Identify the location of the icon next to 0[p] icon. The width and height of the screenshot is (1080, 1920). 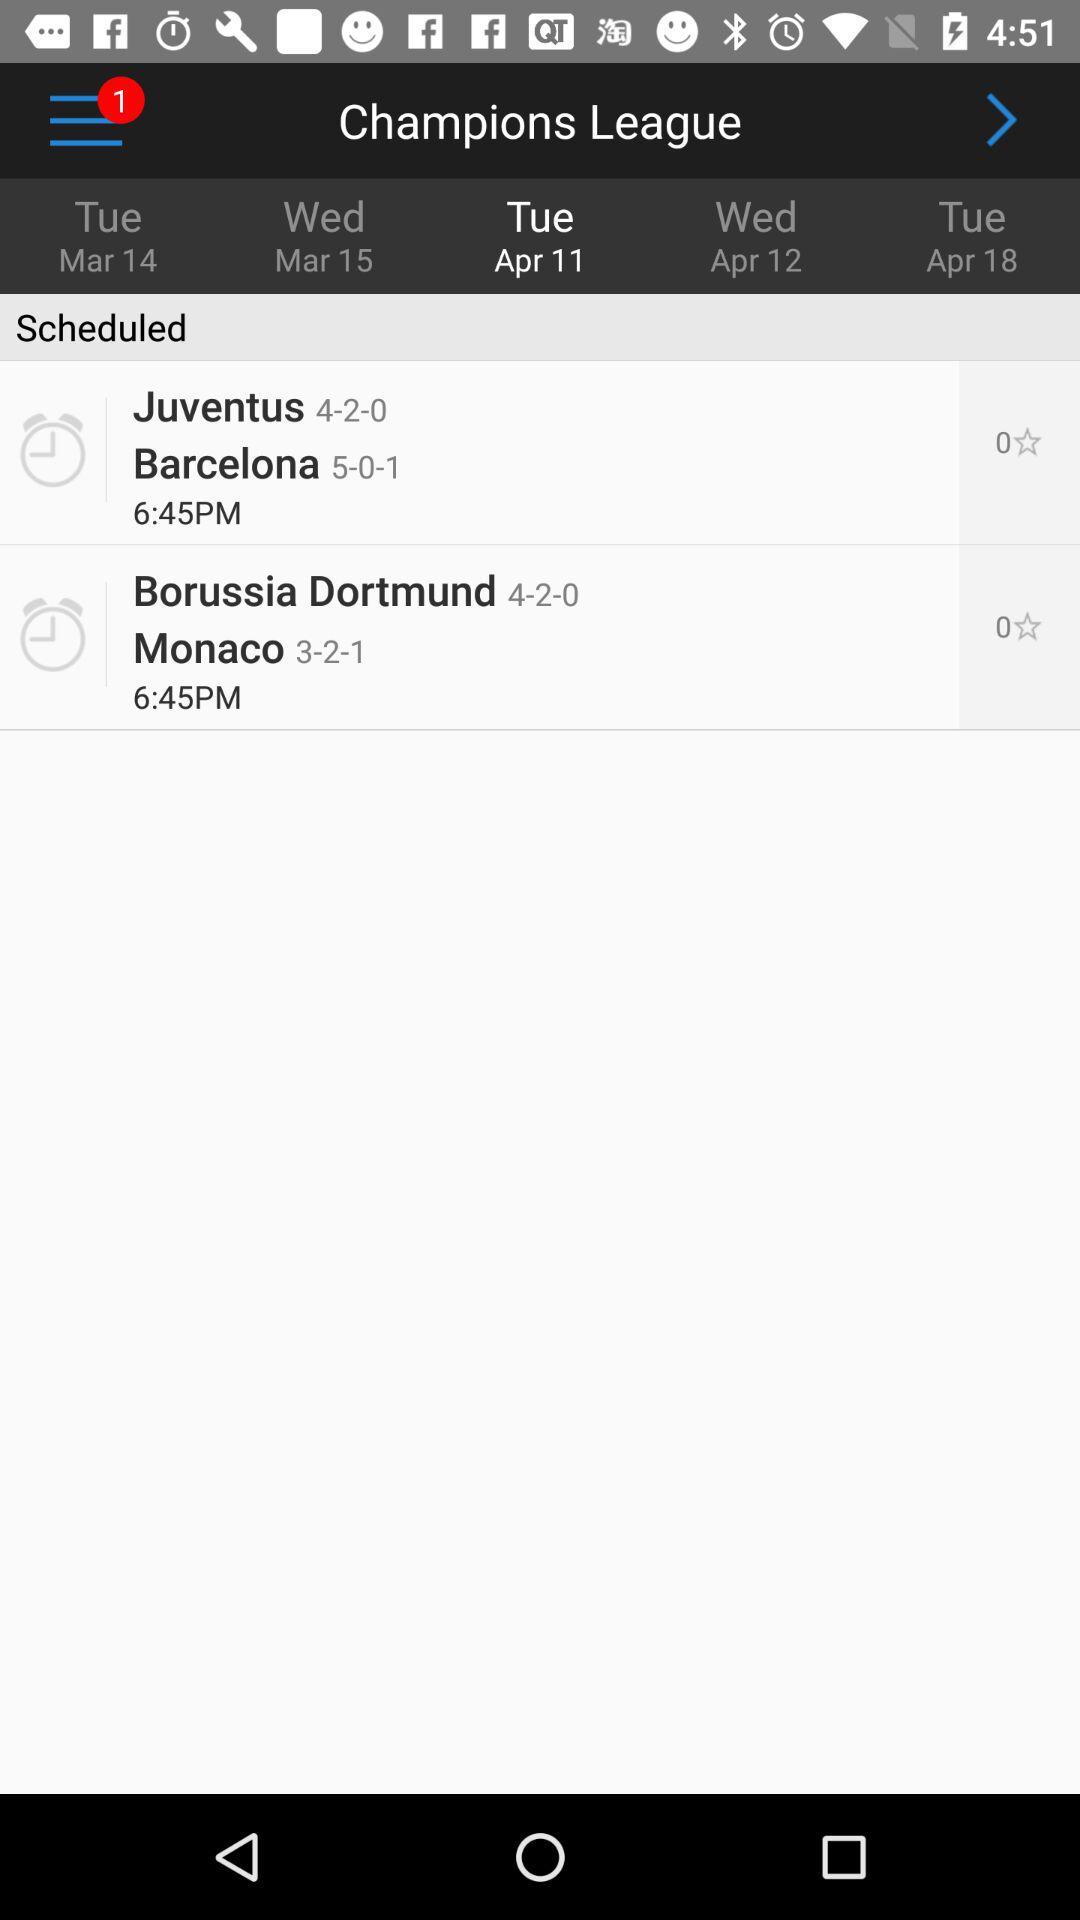
(355, 580).